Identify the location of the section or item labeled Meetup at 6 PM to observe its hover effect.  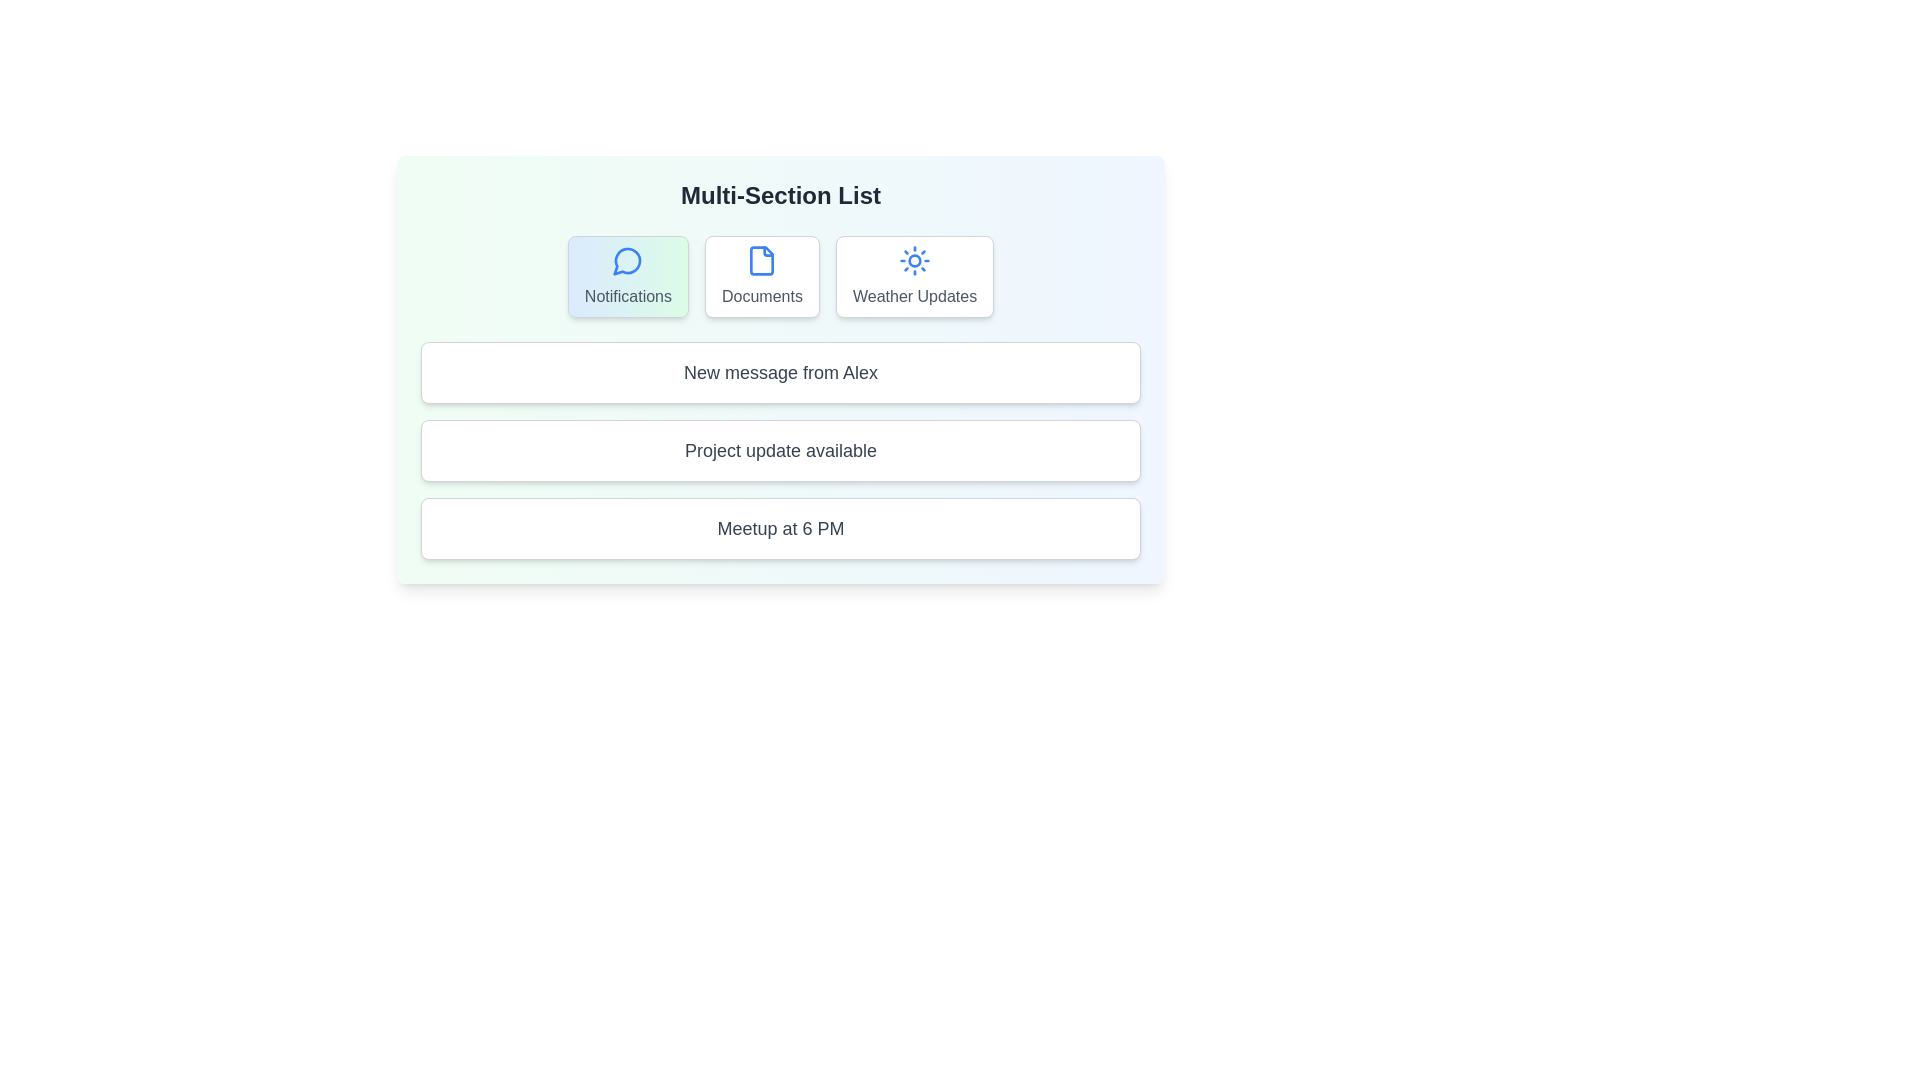
(780, 527).